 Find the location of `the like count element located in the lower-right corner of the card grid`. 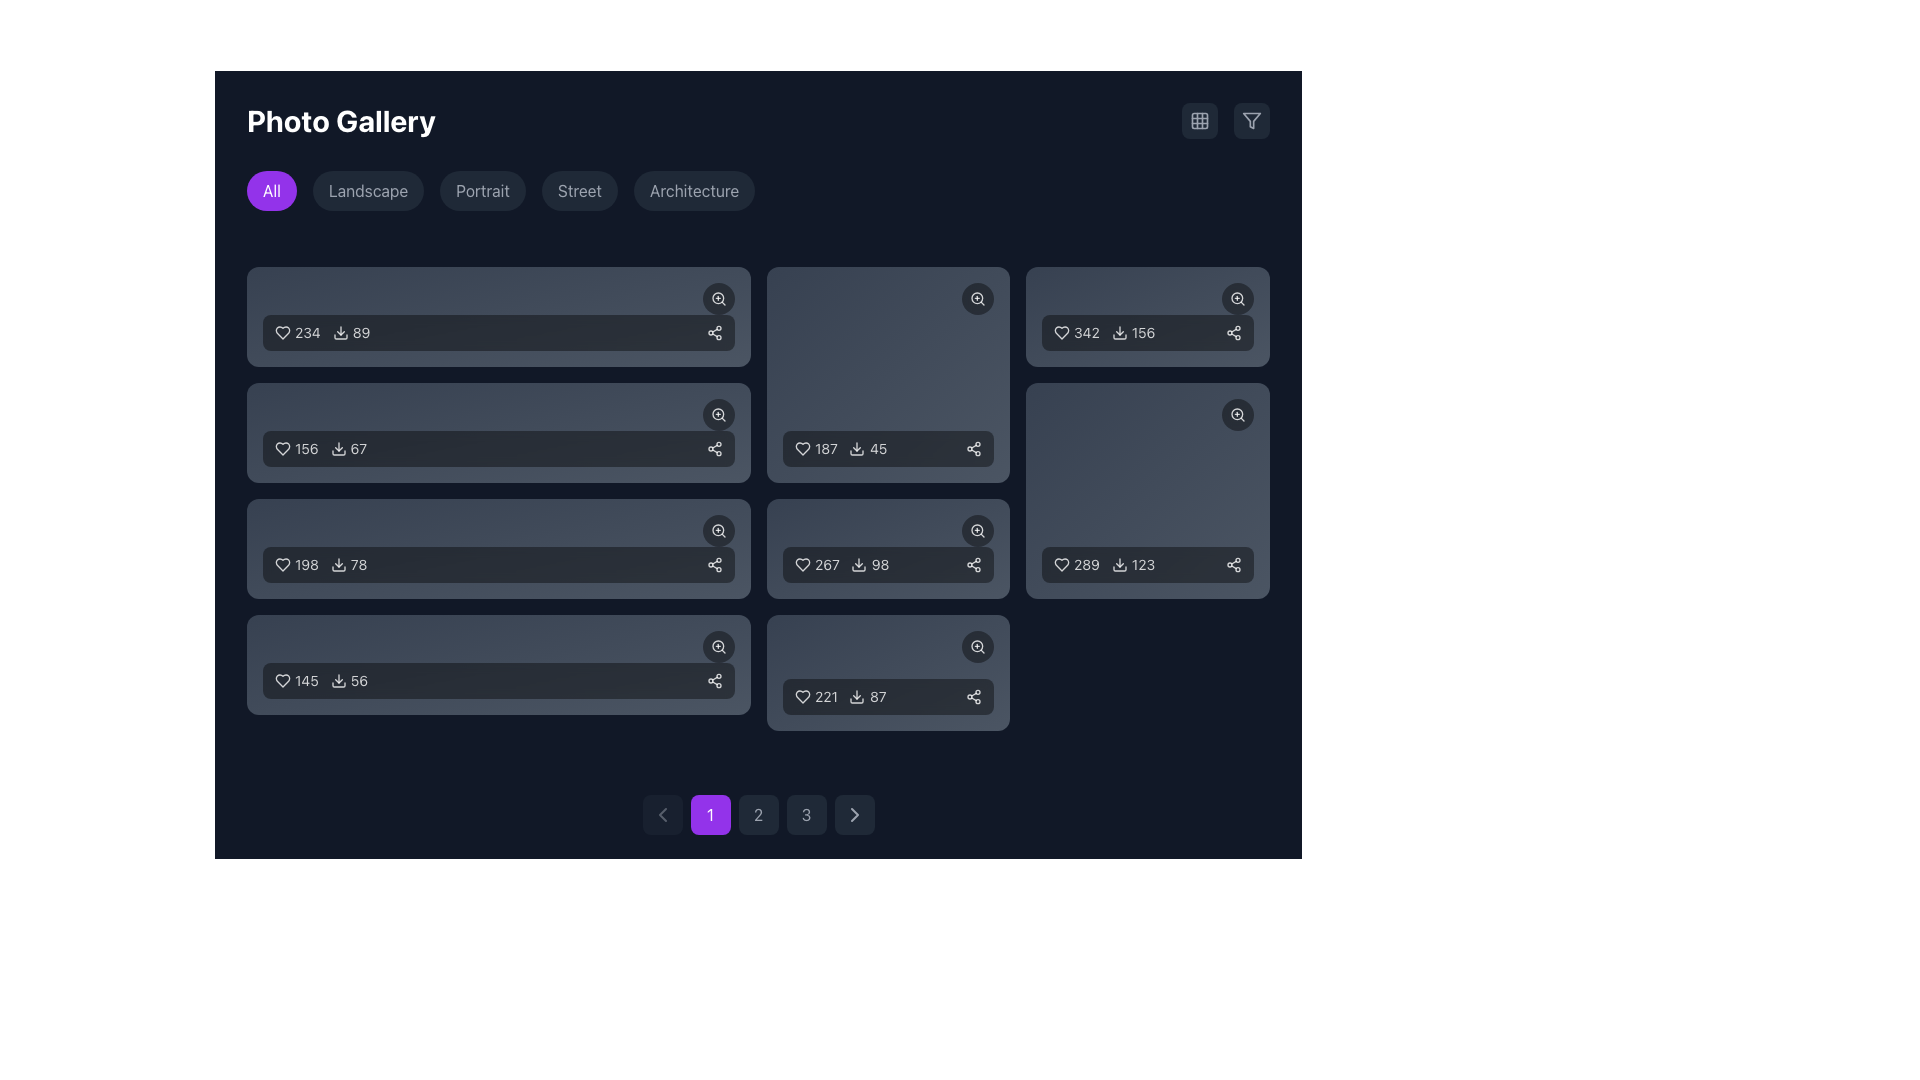

the like count element located in the lower-right corner of the card grid is located at coordinates (816, 696).